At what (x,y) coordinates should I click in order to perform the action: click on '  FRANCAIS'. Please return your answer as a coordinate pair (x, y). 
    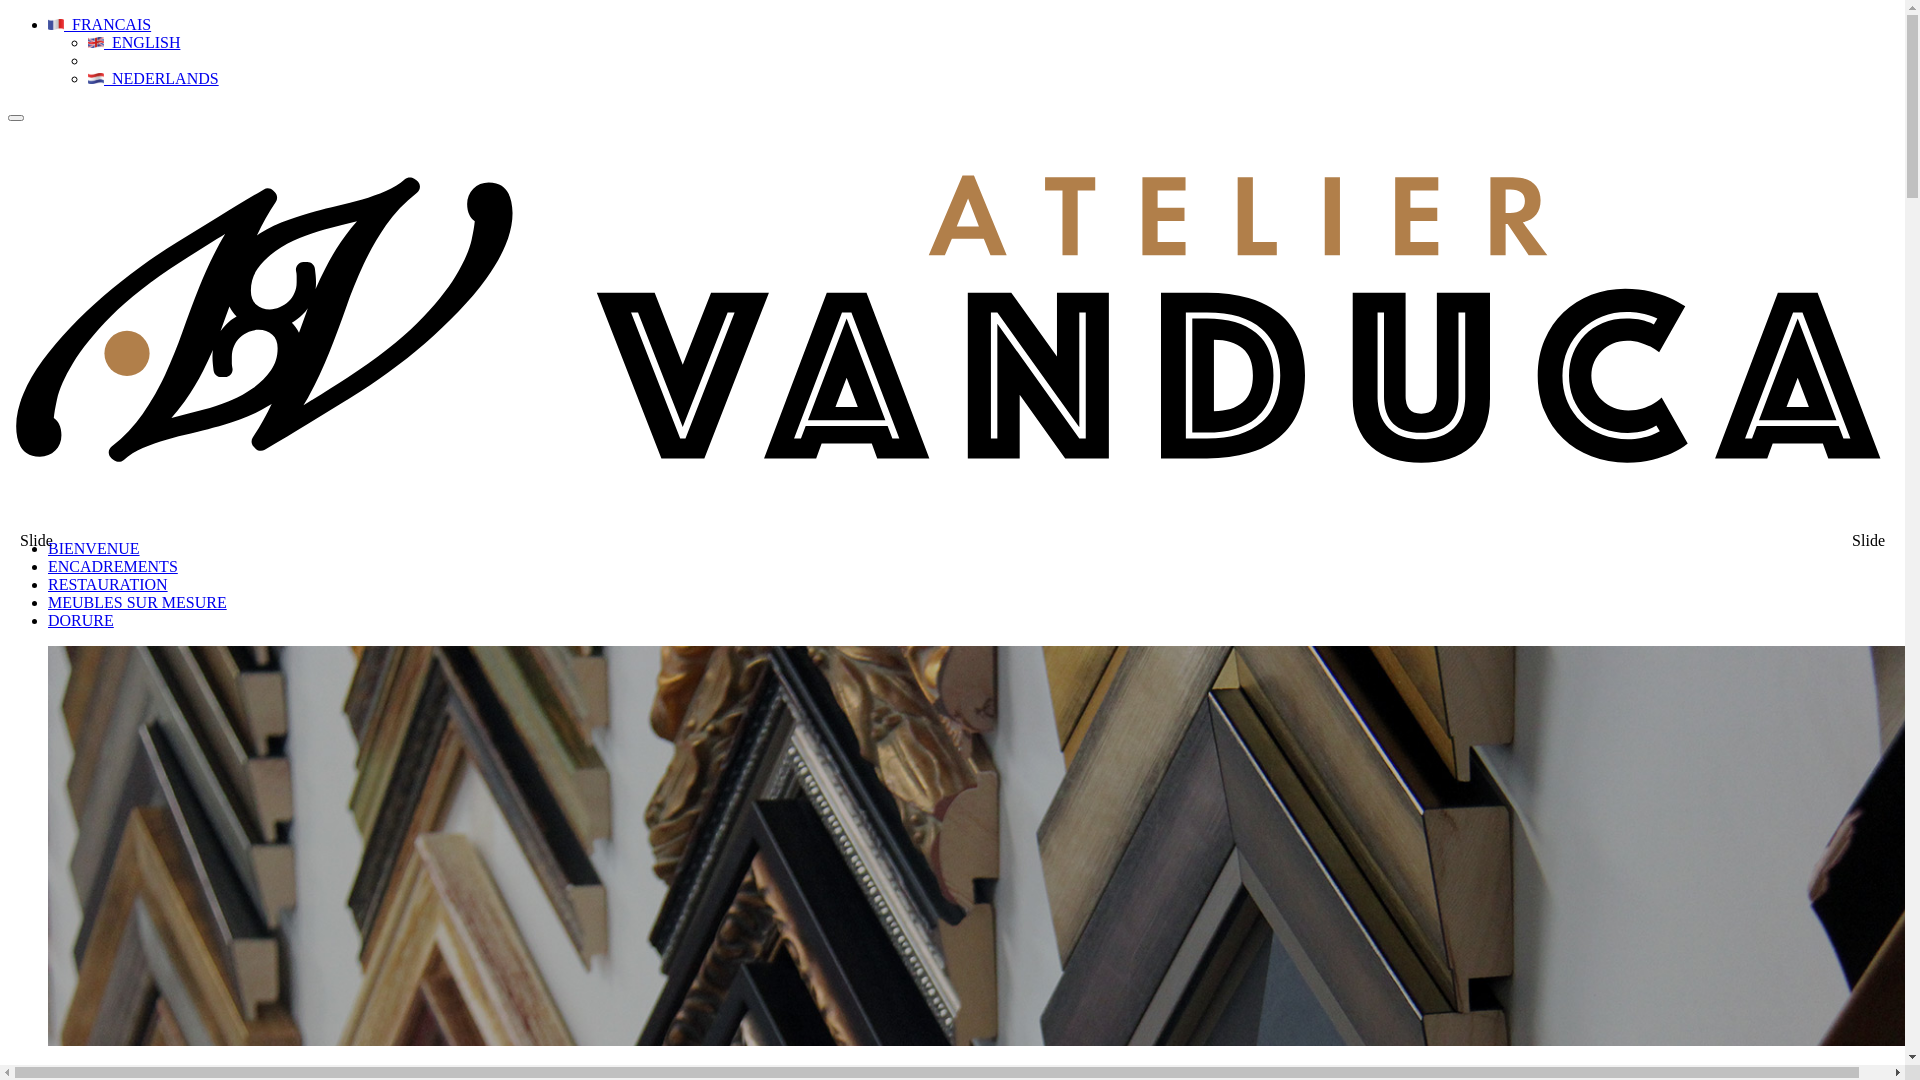
    Looking at the image, I should click on (98, 24).